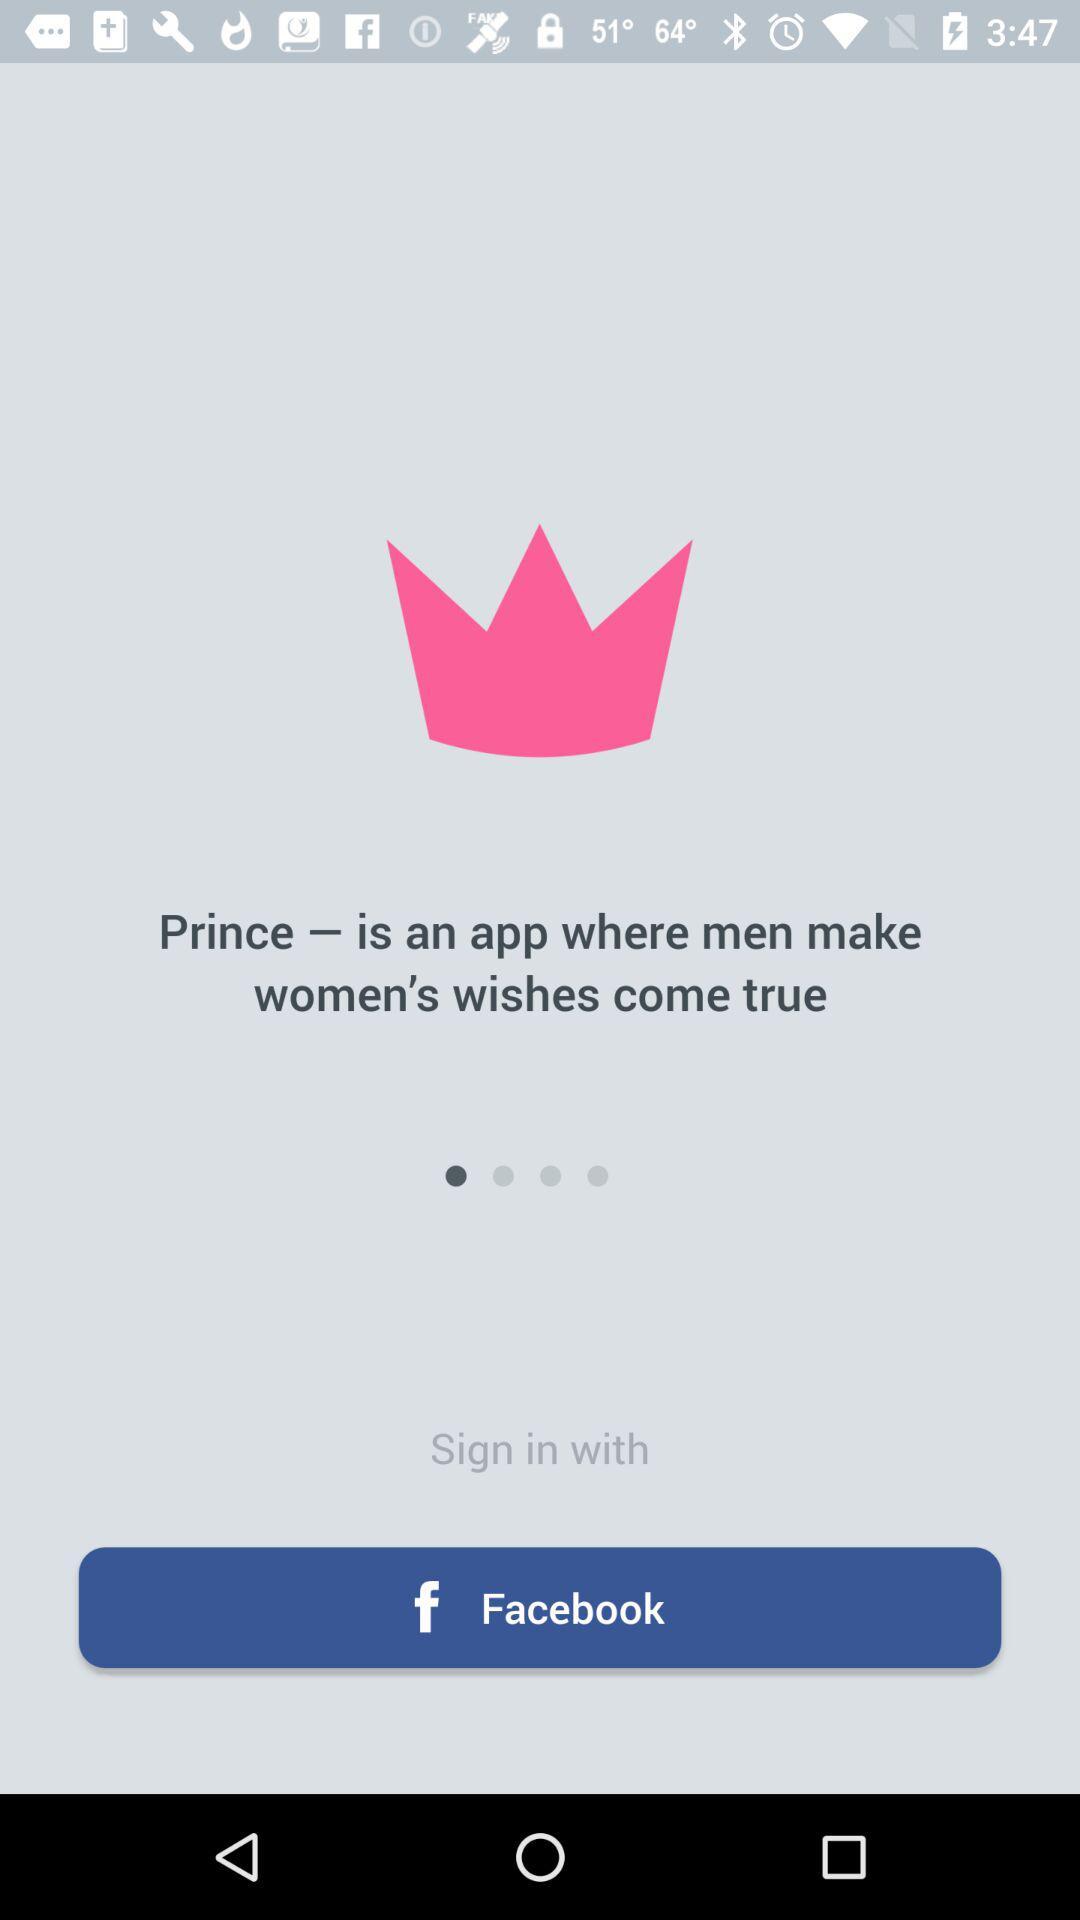  I want to click on the icon below the prince is an icon, so click(455, 1176).